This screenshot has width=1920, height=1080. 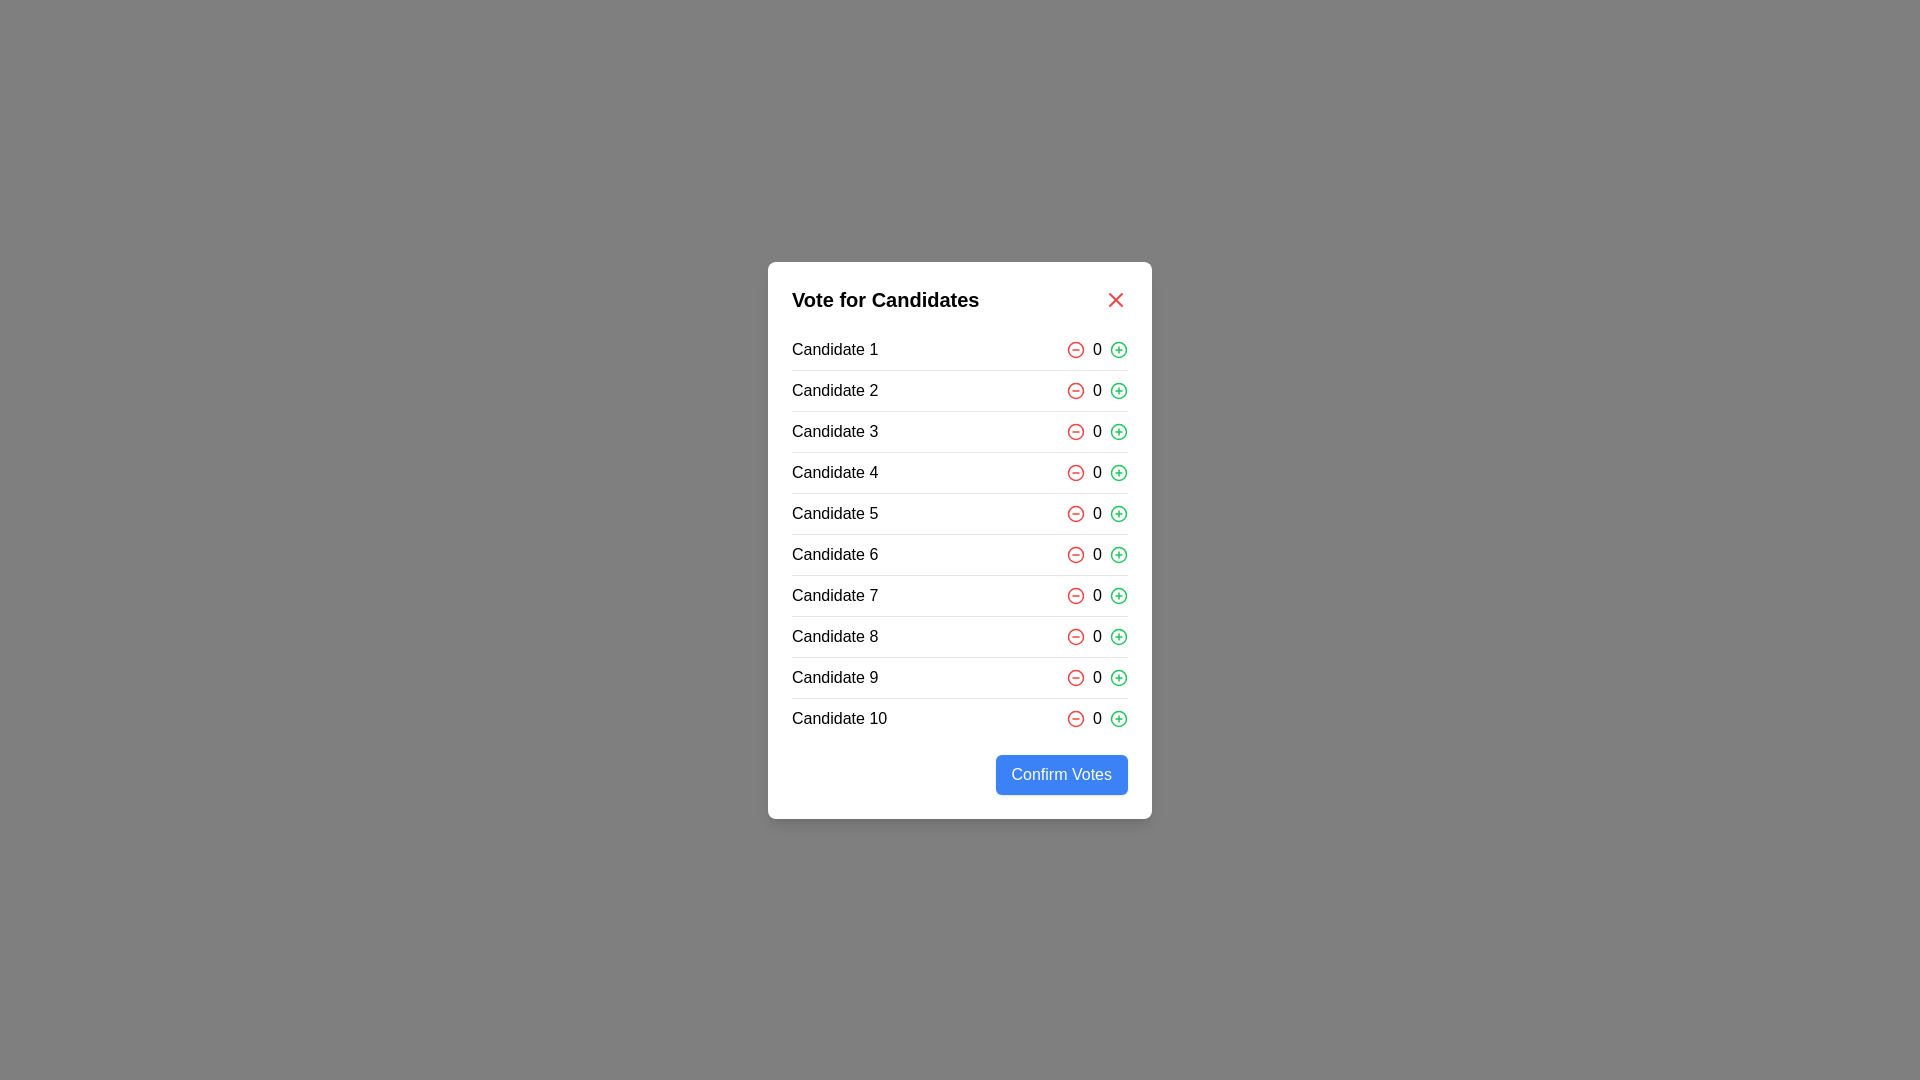 What do you see at coordinates (1060, 773) in the screenshot?
I see `'Confirm Votes' button to confirm the votes` at bounding box center [1060, 773].